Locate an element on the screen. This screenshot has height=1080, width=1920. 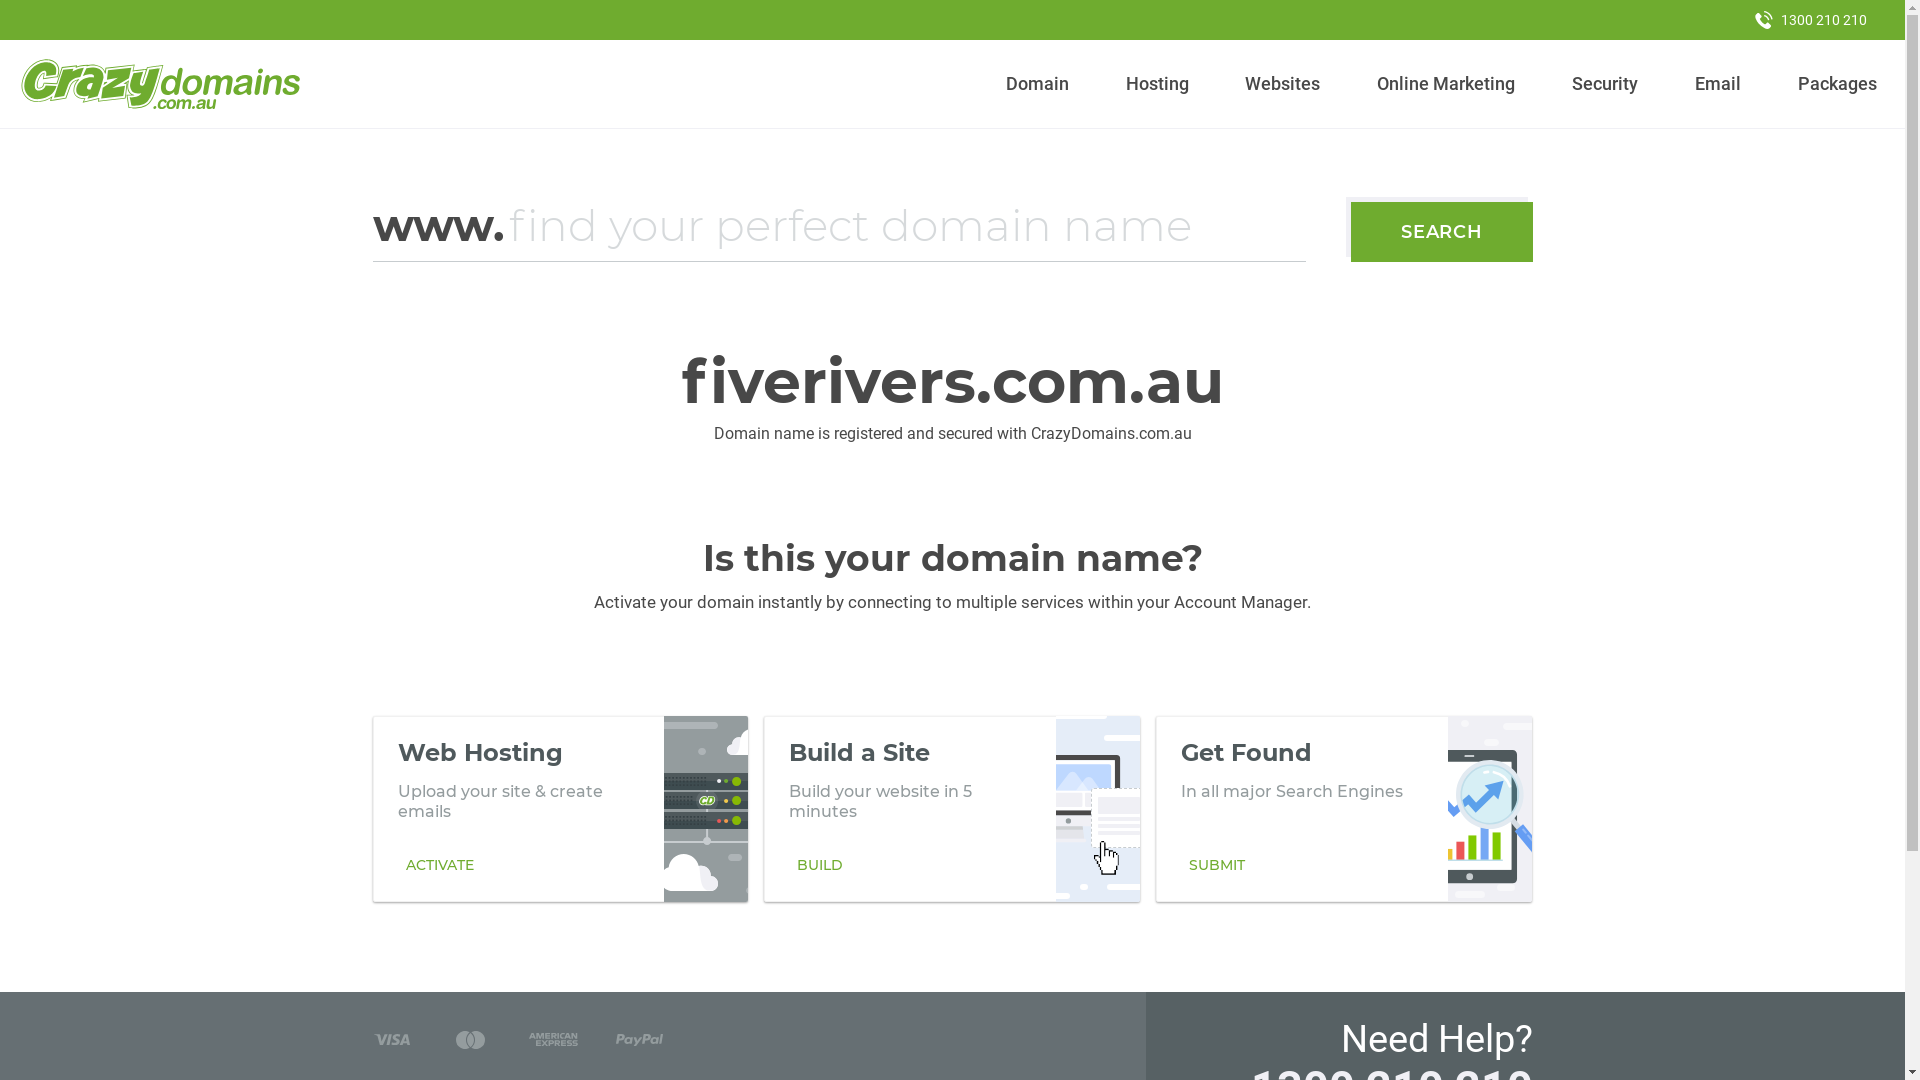
'Hosting' is located at coordinates (1156, 83).